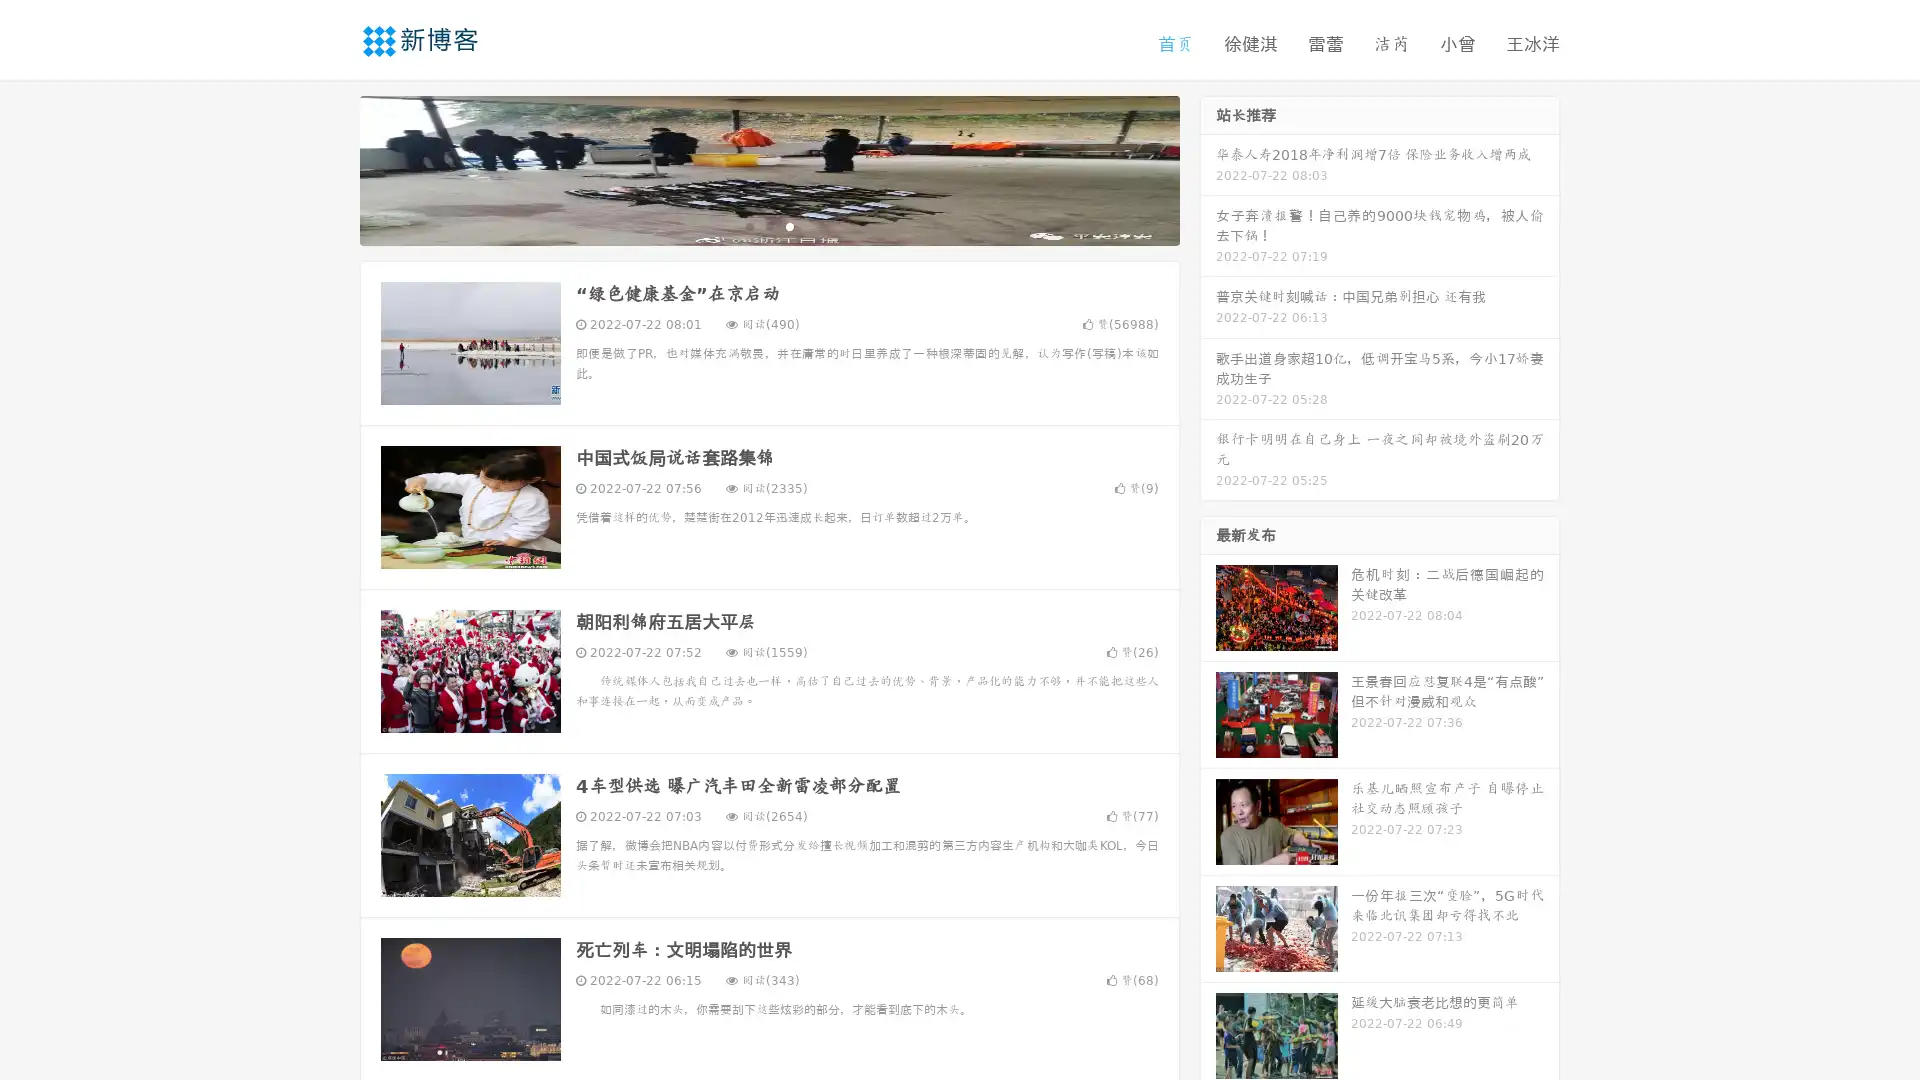 This screenshot has height=1080, width=1920. I want to click on Next slide, so click(1208, 168).